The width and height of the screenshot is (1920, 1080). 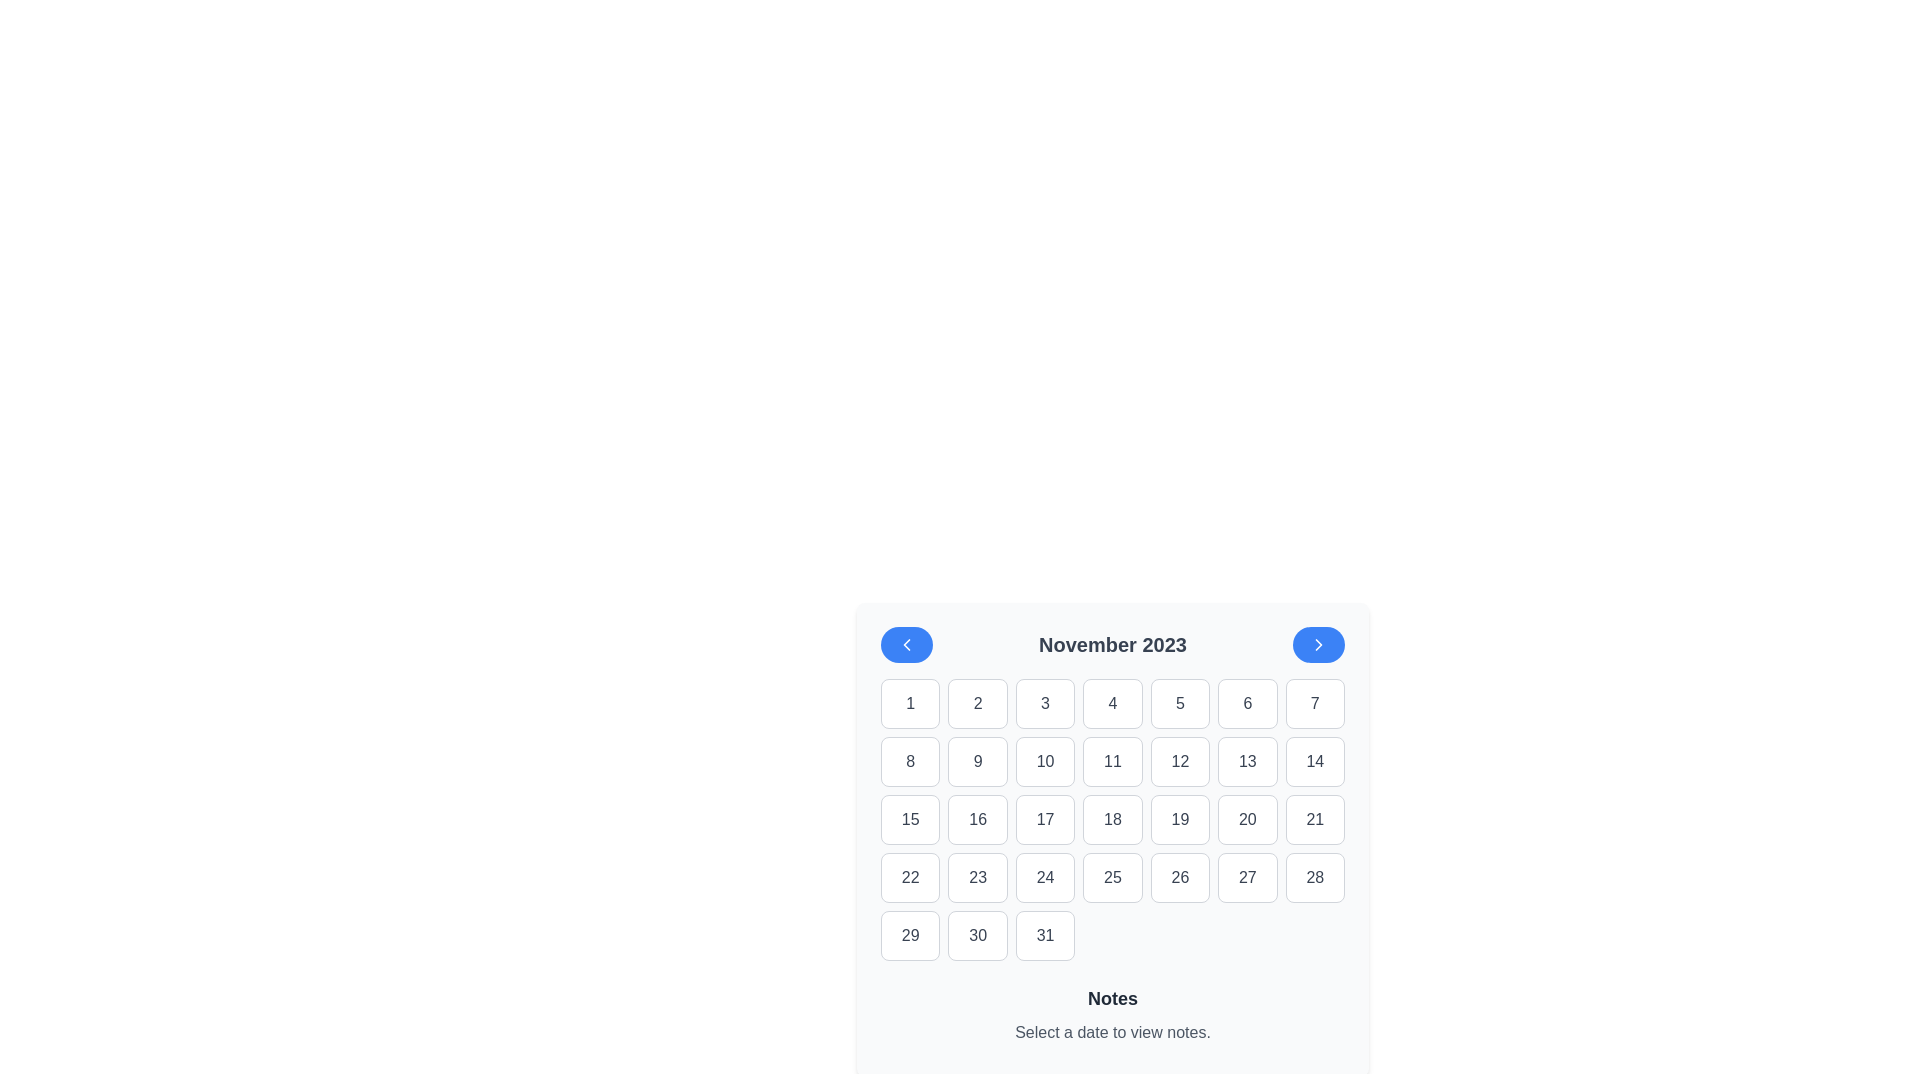 I want to click on the date selector button for the 29th day, located in the sixth row and first column of the calendar grid, so click(x=909, y=936).